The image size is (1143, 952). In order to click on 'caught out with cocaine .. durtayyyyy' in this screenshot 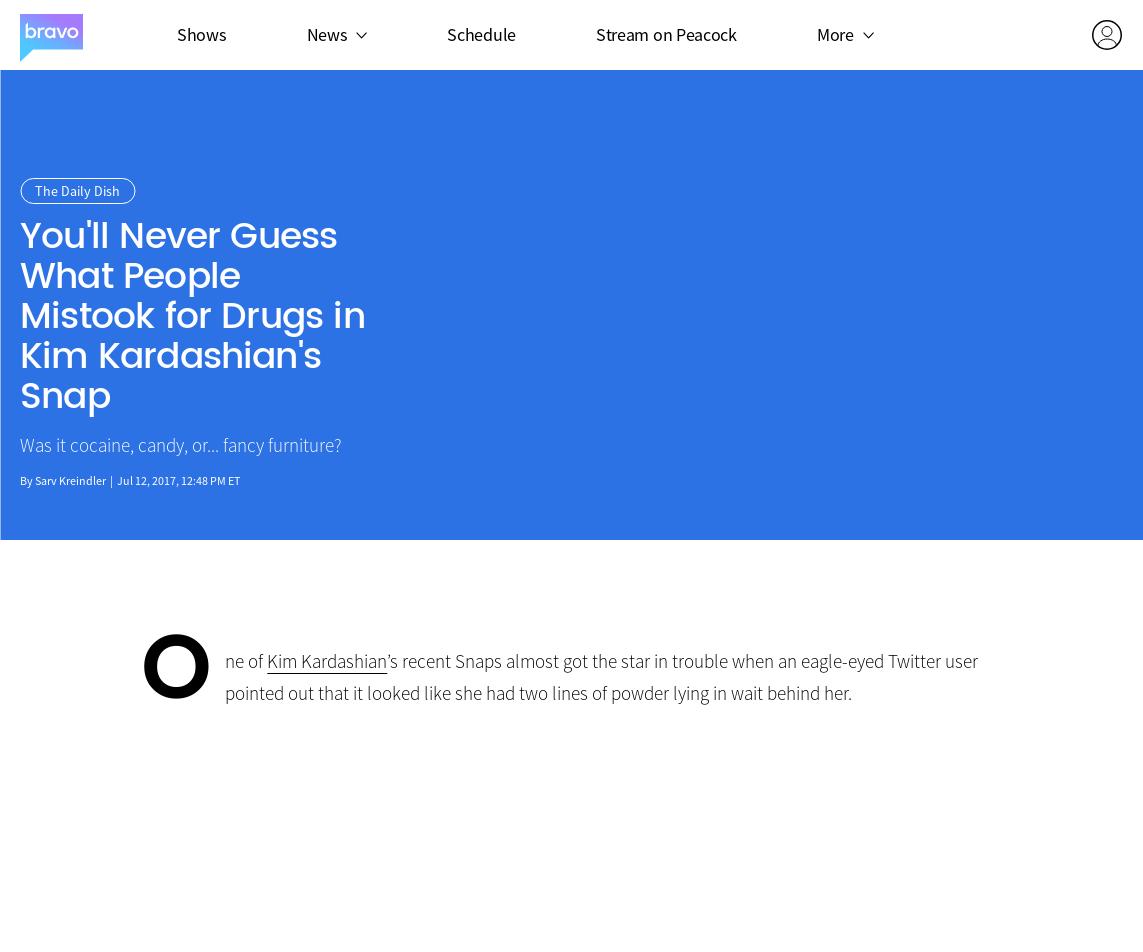, I will do `click(568, 863)`.